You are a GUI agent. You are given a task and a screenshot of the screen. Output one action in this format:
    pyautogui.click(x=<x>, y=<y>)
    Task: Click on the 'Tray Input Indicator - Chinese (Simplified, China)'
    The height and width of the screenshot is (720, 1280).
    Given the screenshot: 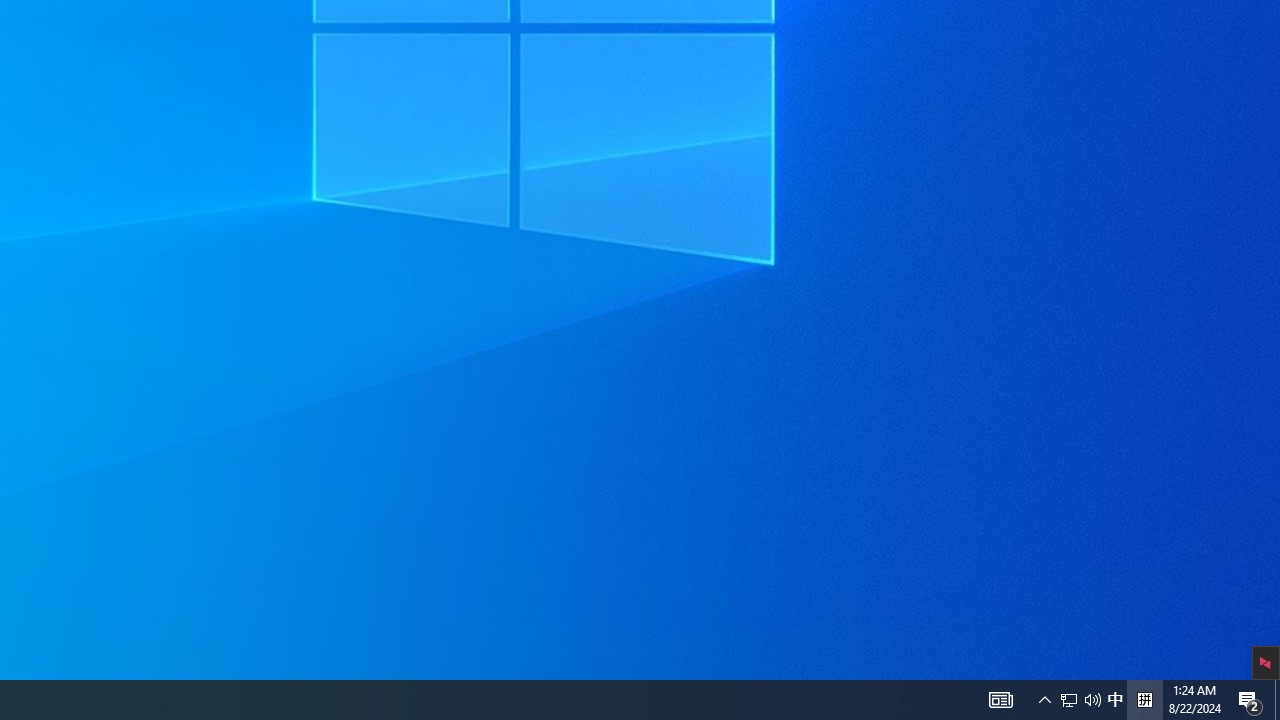 What is the action you would take?
    pyautogui.click(x=1114, y=698)
    